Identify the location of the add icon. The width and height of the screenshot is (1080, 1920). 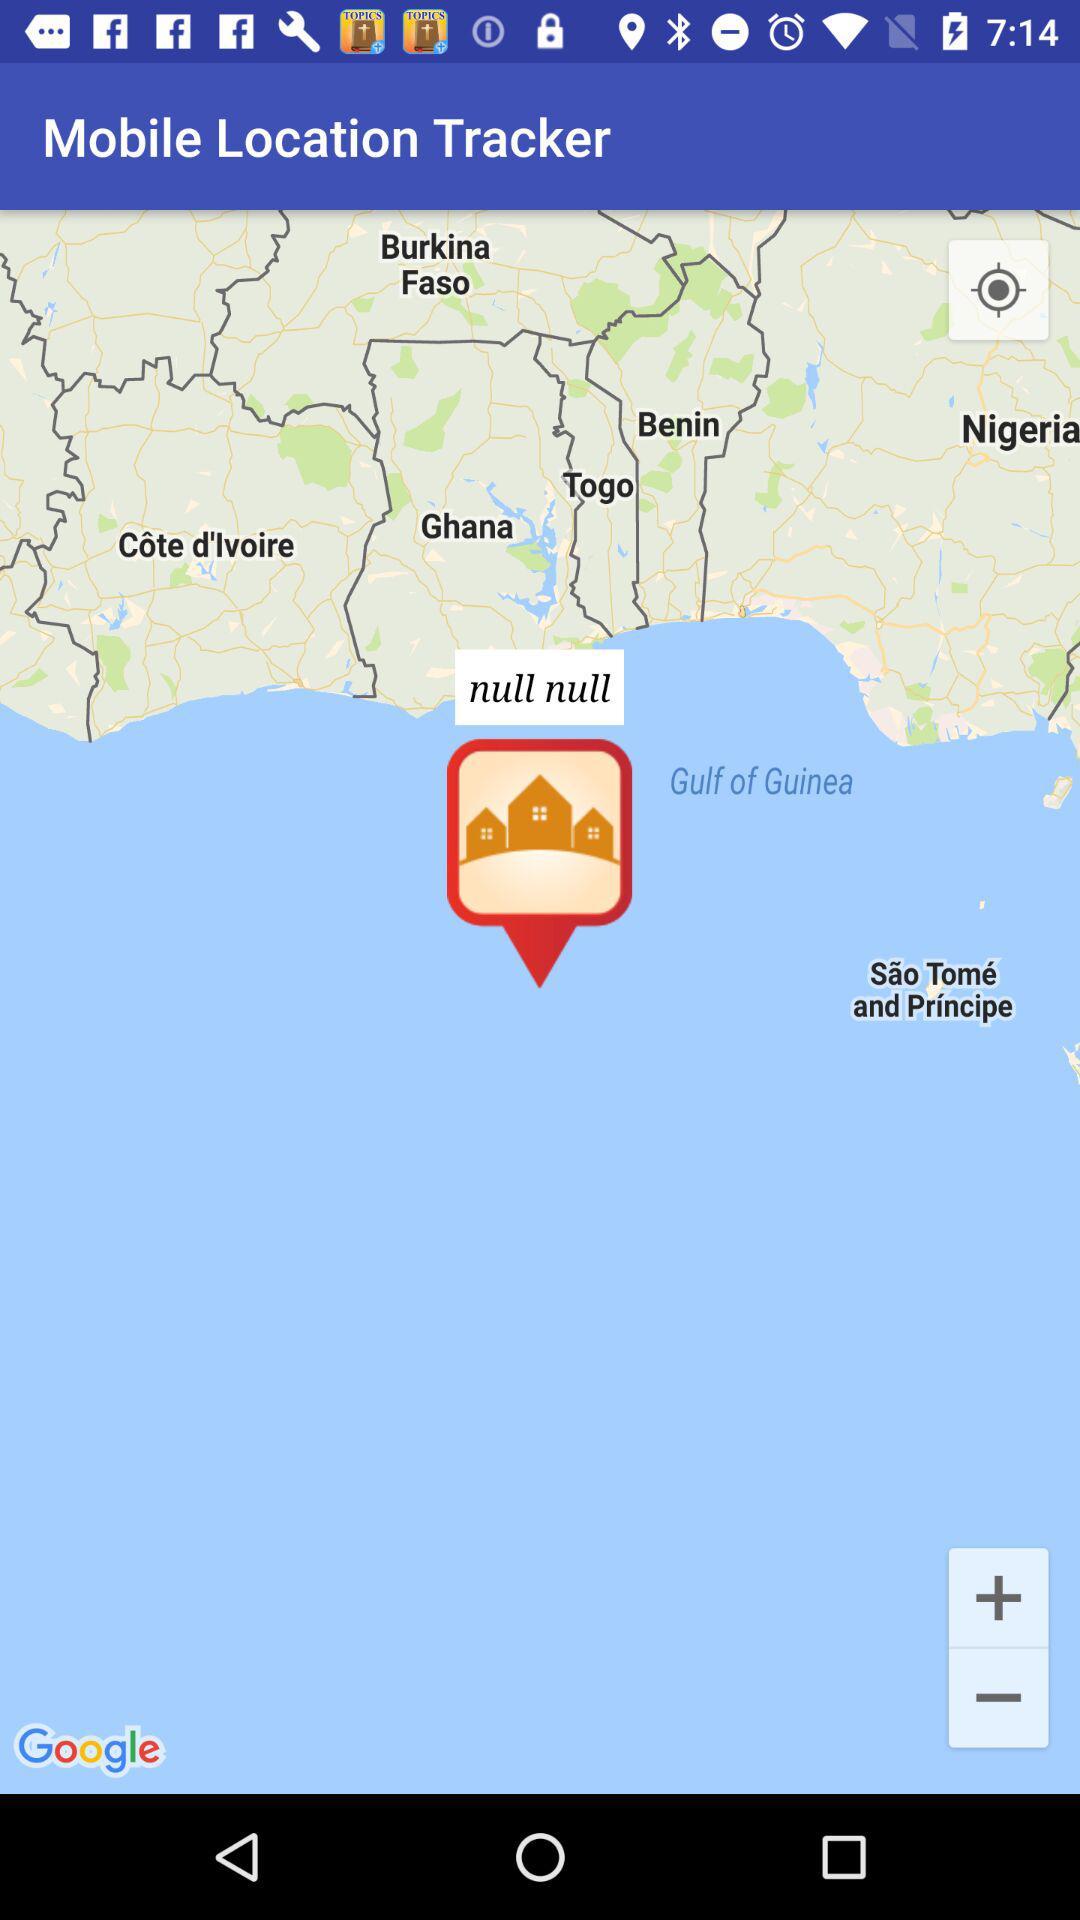
(998, 1595).